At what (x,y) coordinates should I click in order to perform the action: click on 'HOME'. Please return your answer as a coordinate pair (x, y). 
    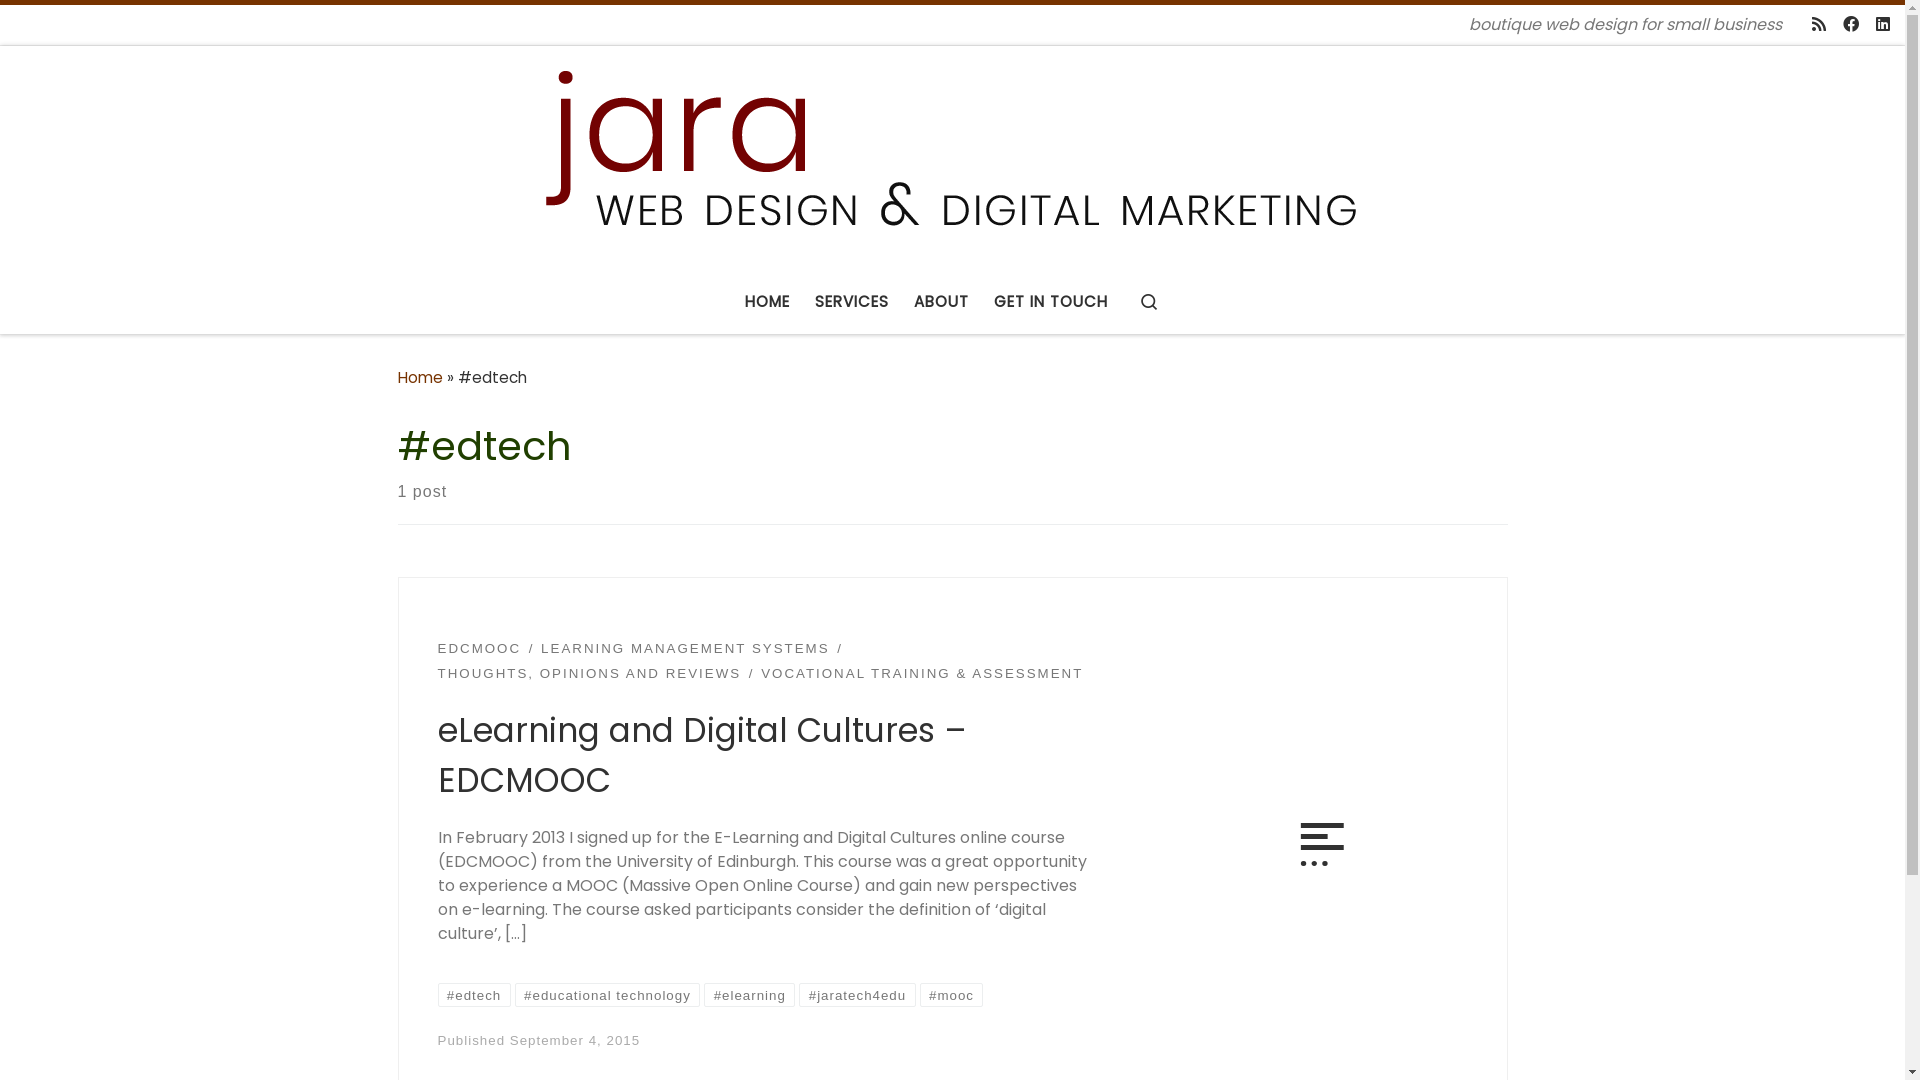
    Looking at the image, I should click on (767, 301).